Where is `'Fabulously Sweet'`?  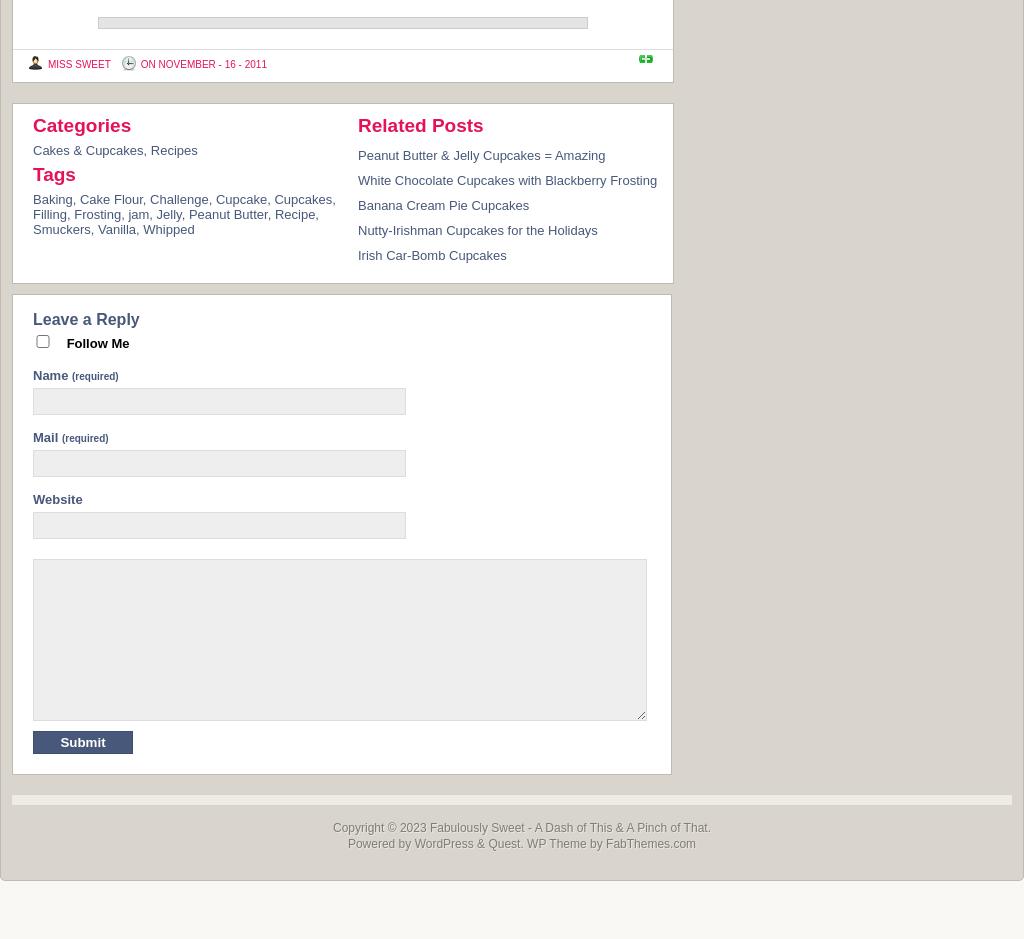 'Fabulously Sweet' is located at coordinates (475, 826).